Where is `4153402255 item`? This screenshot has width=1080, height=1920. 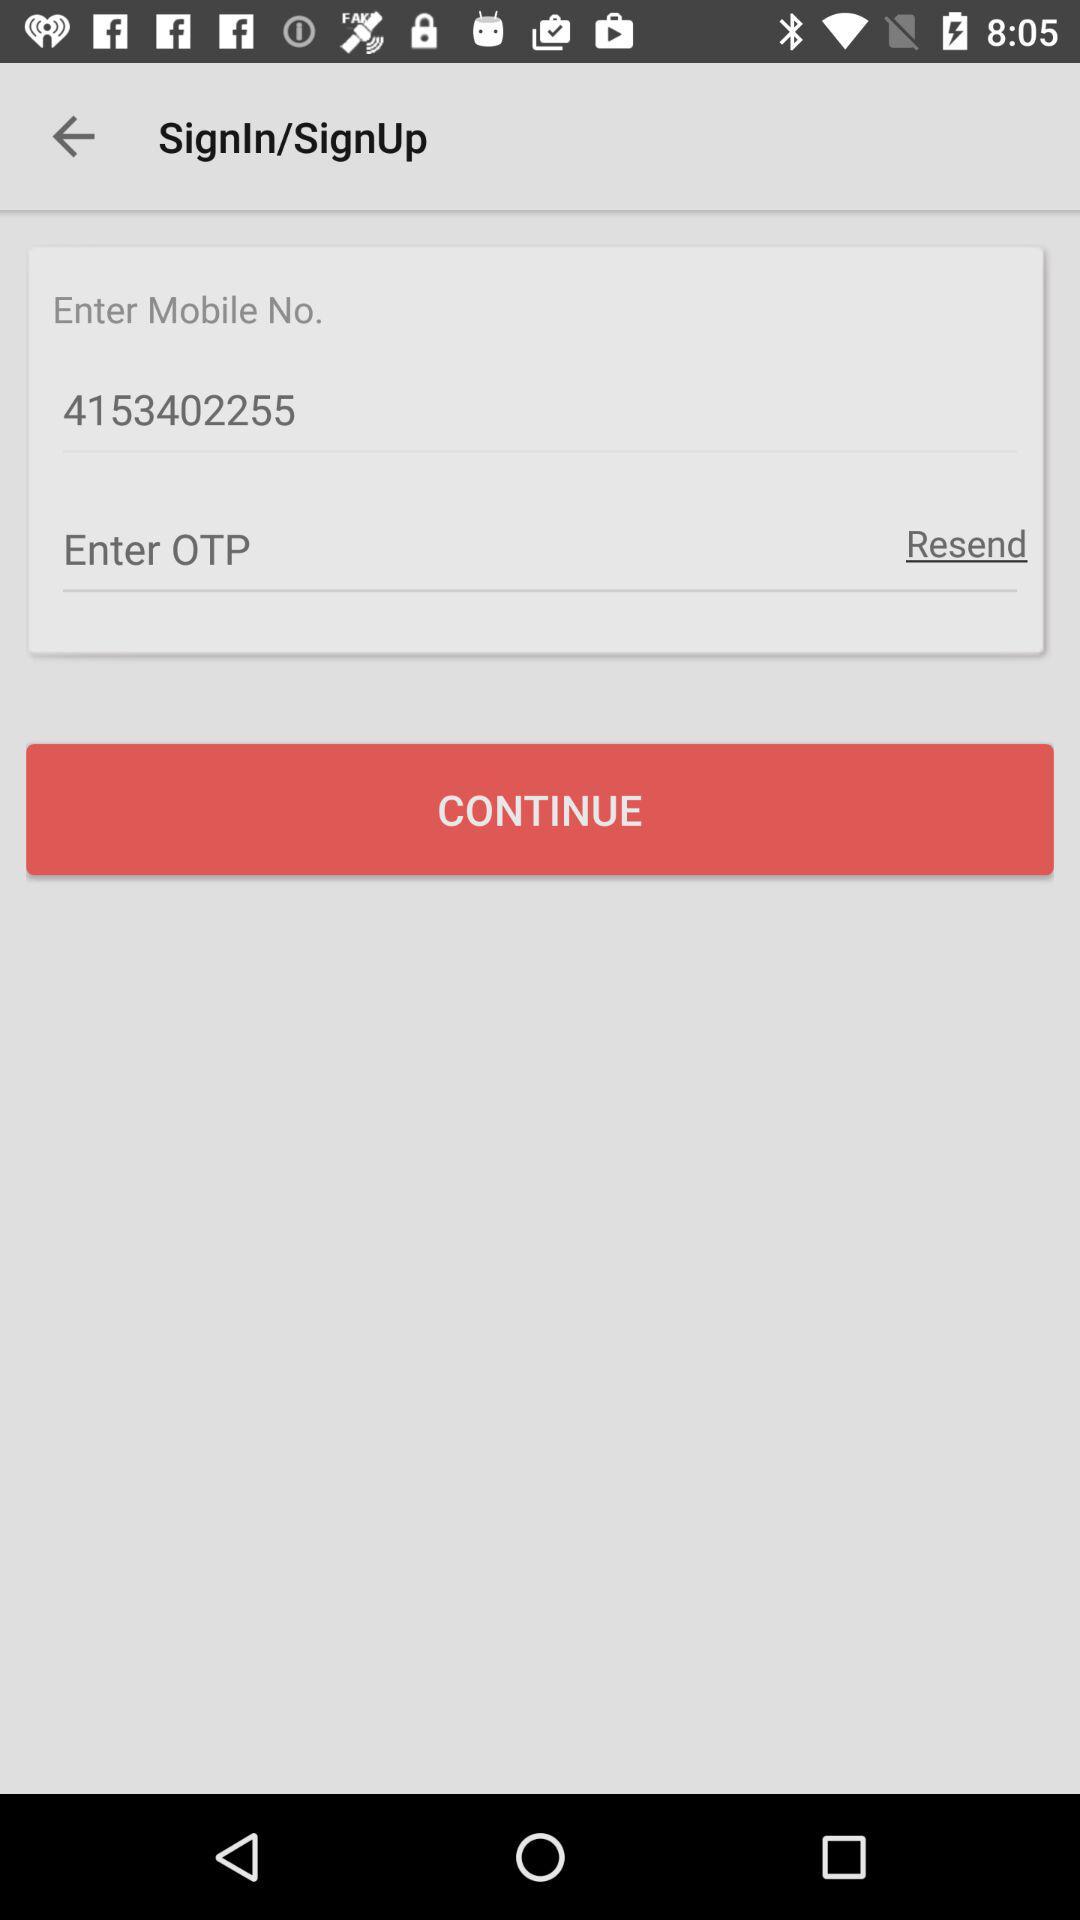
4153402255 item is located at coordinates (540, 409).